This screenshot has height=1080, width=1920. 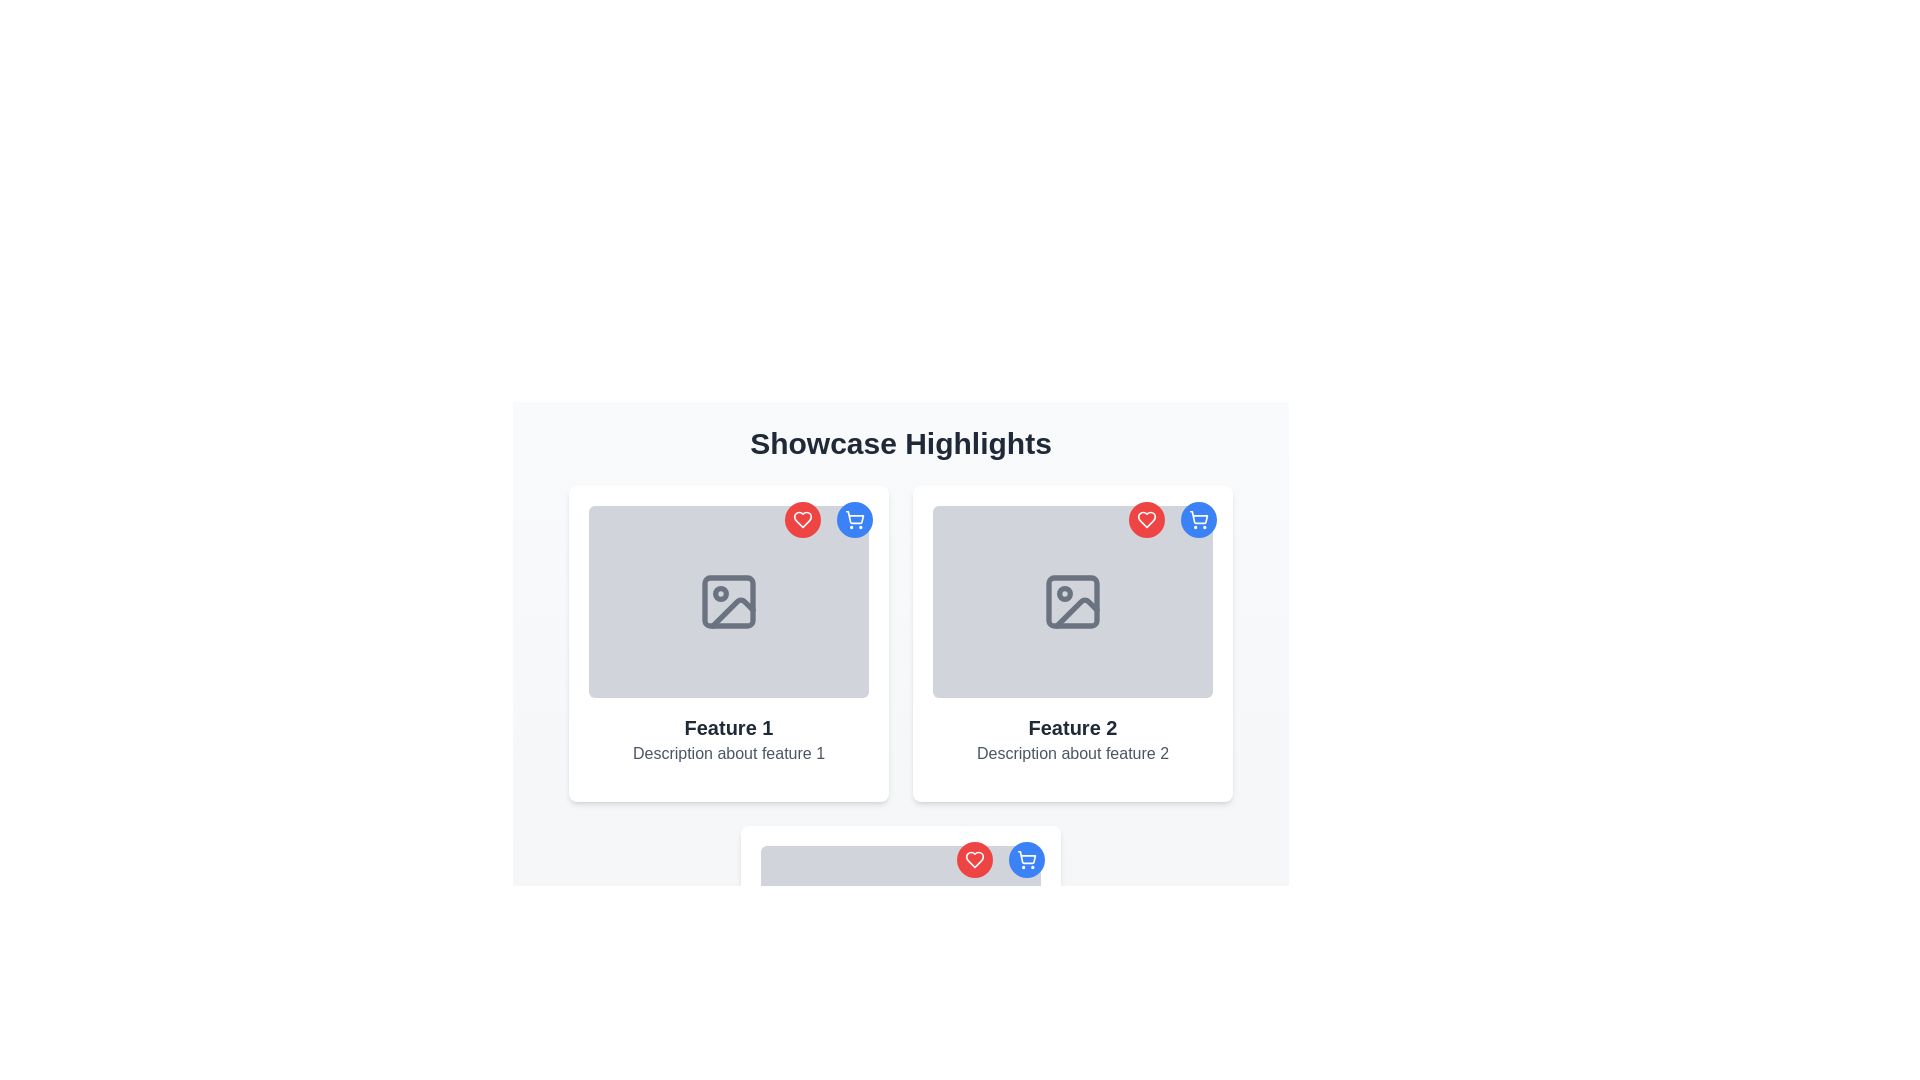 What do you see at coordinates (974, 859) in the screenshot?
I see `the heart icon located in the top-left corner of the second card in the second row of the cards grid layout to mark it as favorite` at bounding box center [974, 859].